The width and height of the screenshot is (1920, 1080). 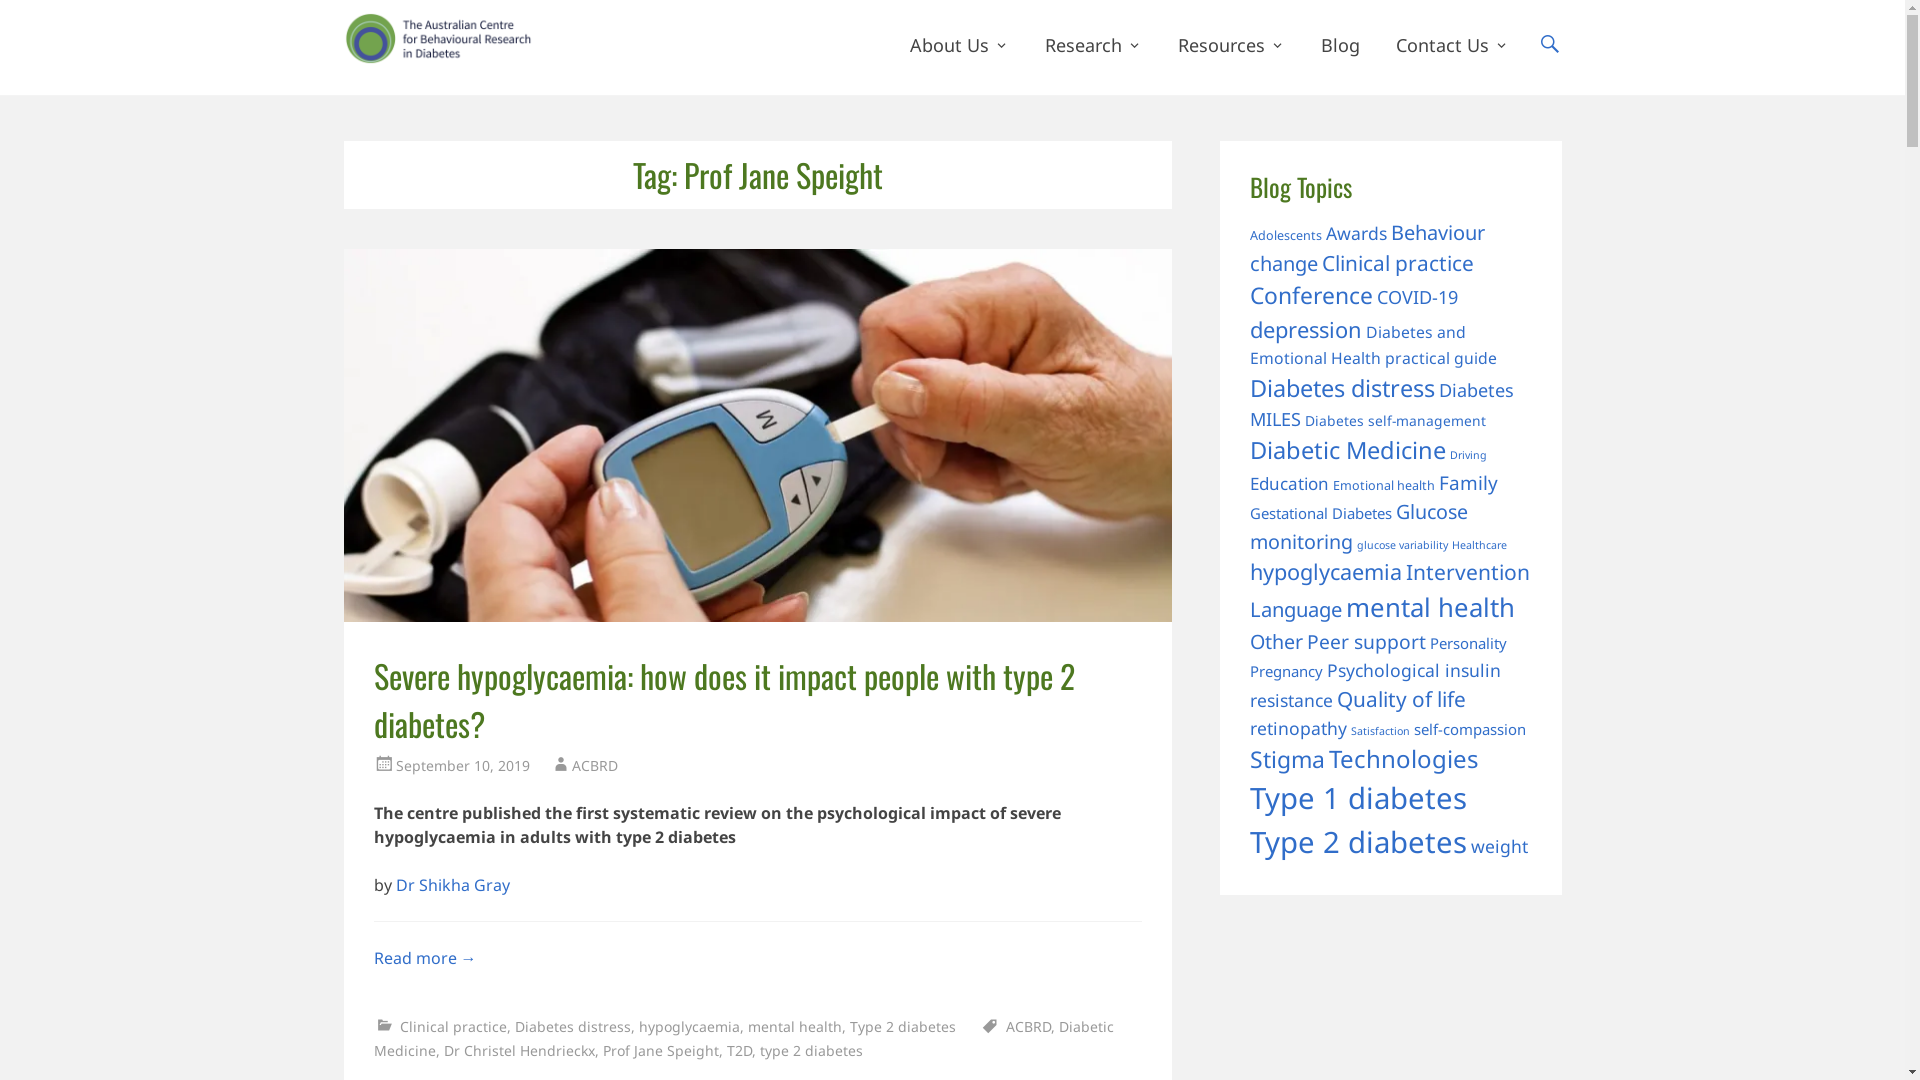 What do you see at coordinates (1348, 450) in the screenshot?
I see `'Diabetic Medicine'` at bounding box center [1348, 450].